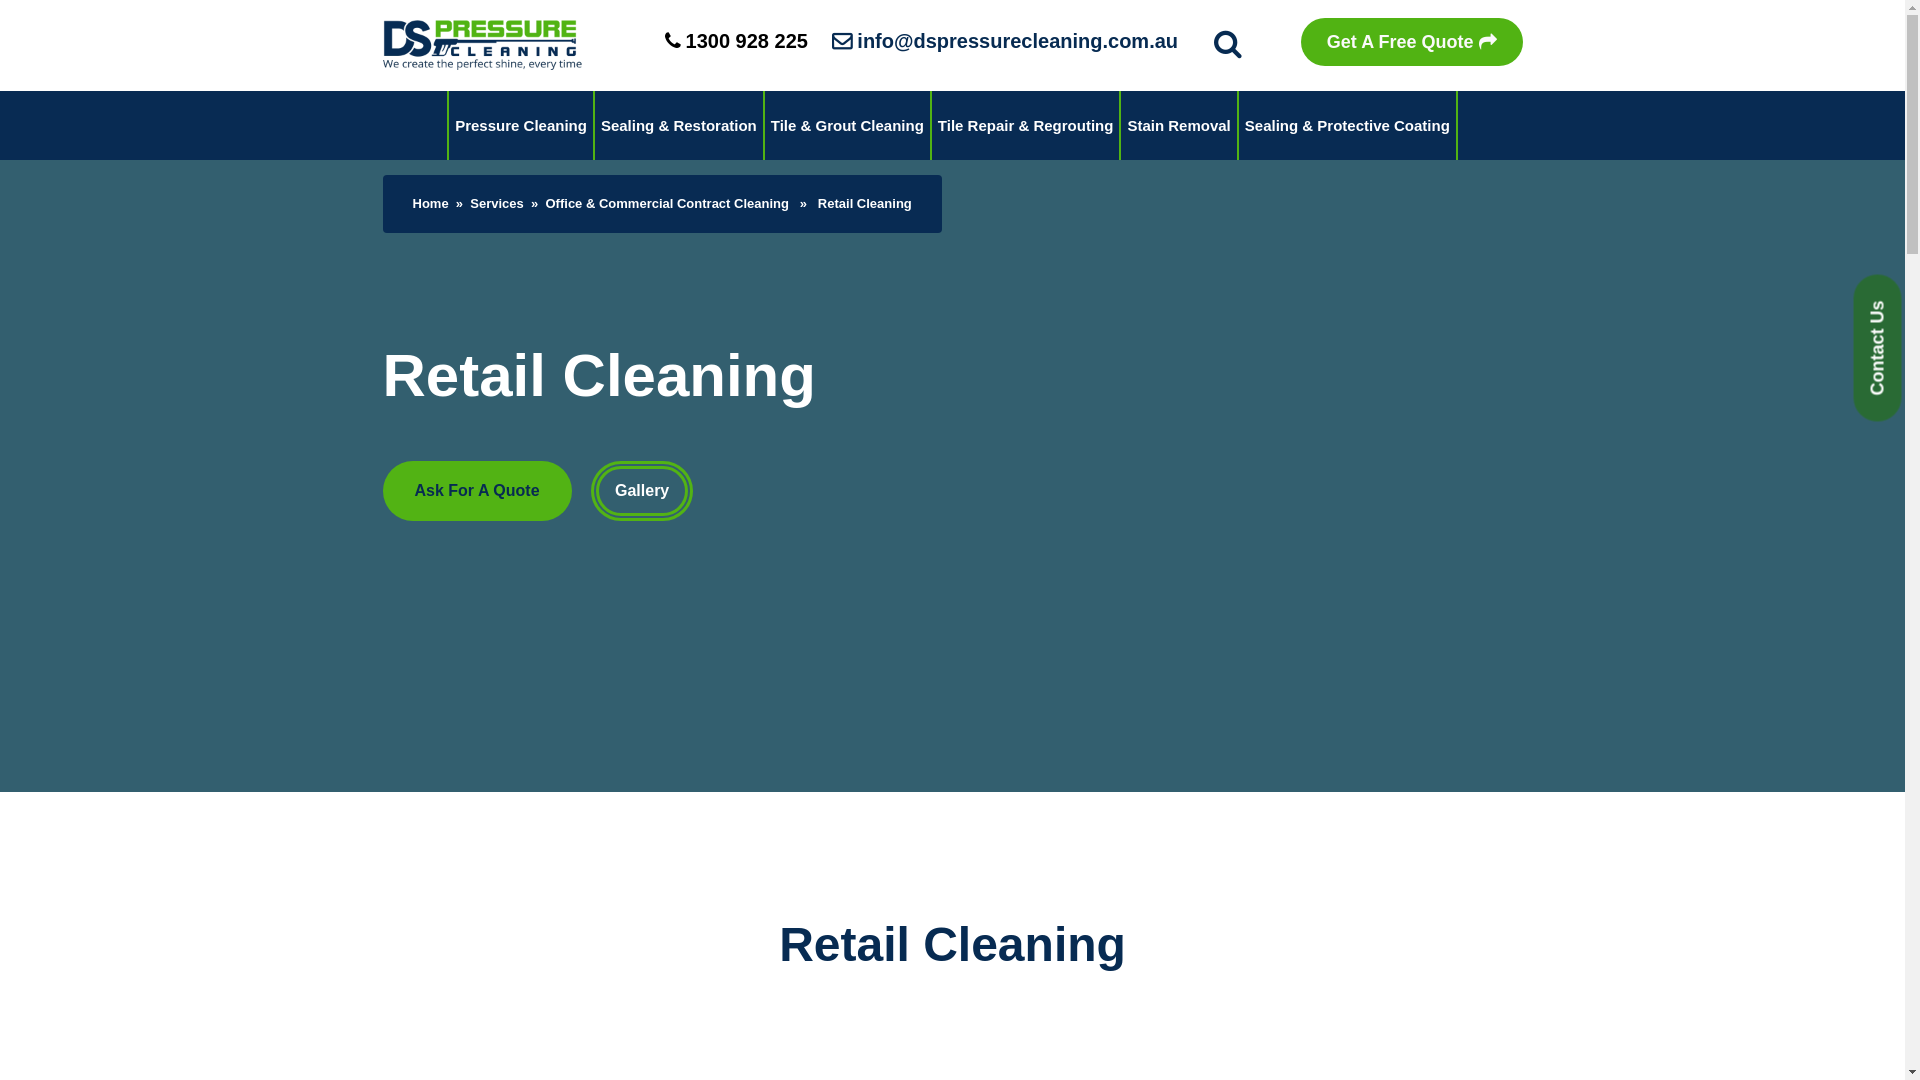 Image resolution: width=1920 pixels, height=1080 pixels. Describe the element at coordinates (667, 203) in the screenshot. I see `'Office & Commercial Contract Cleaning'` at that location.